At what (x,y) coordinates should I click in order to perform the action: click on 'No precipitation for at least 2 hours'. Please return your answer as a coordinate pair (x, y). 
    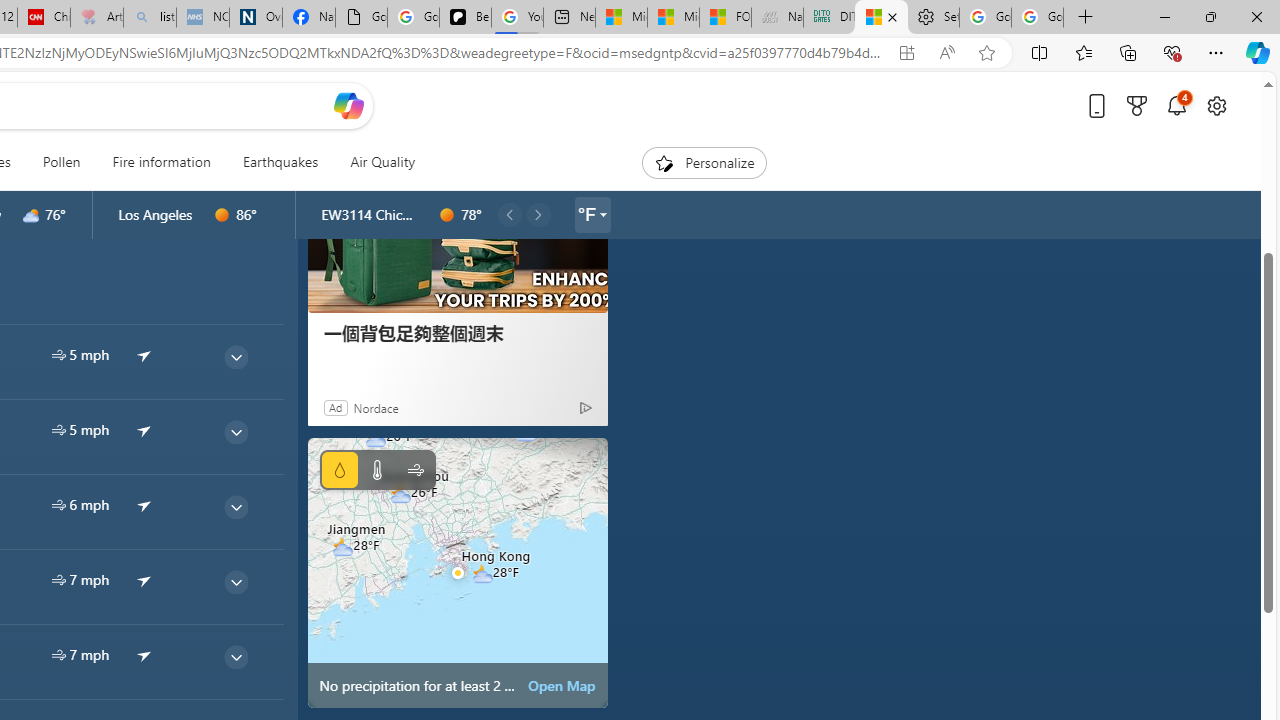
    Looking at the image, I should click on (456, 572).